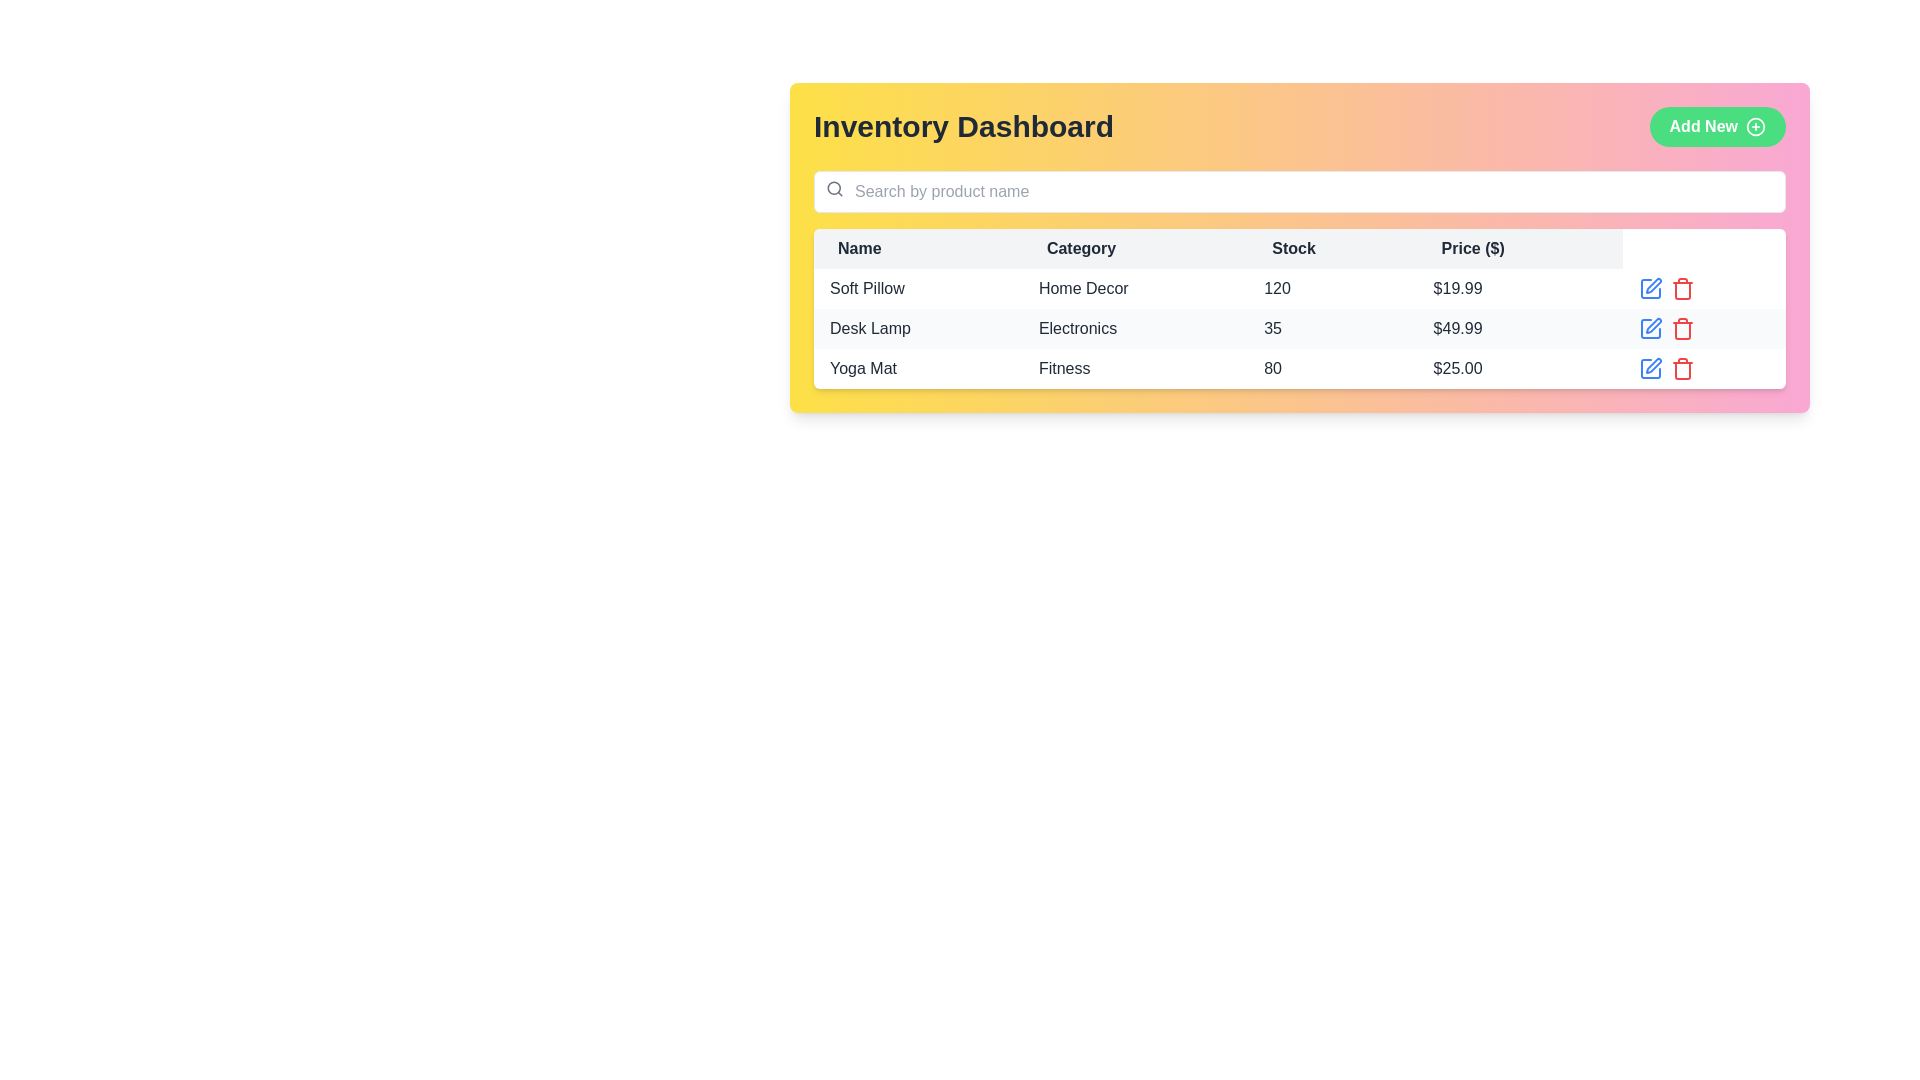 Image resolution: width=1920 pixels, height=1080 pixels. What do you see at coordinates (835, 189) in the screenshot?
I see `the search icon located inside the input field for searching on the left side of the placeholder text in the Inventory Dashboard card` at bounding box center [835, 189].